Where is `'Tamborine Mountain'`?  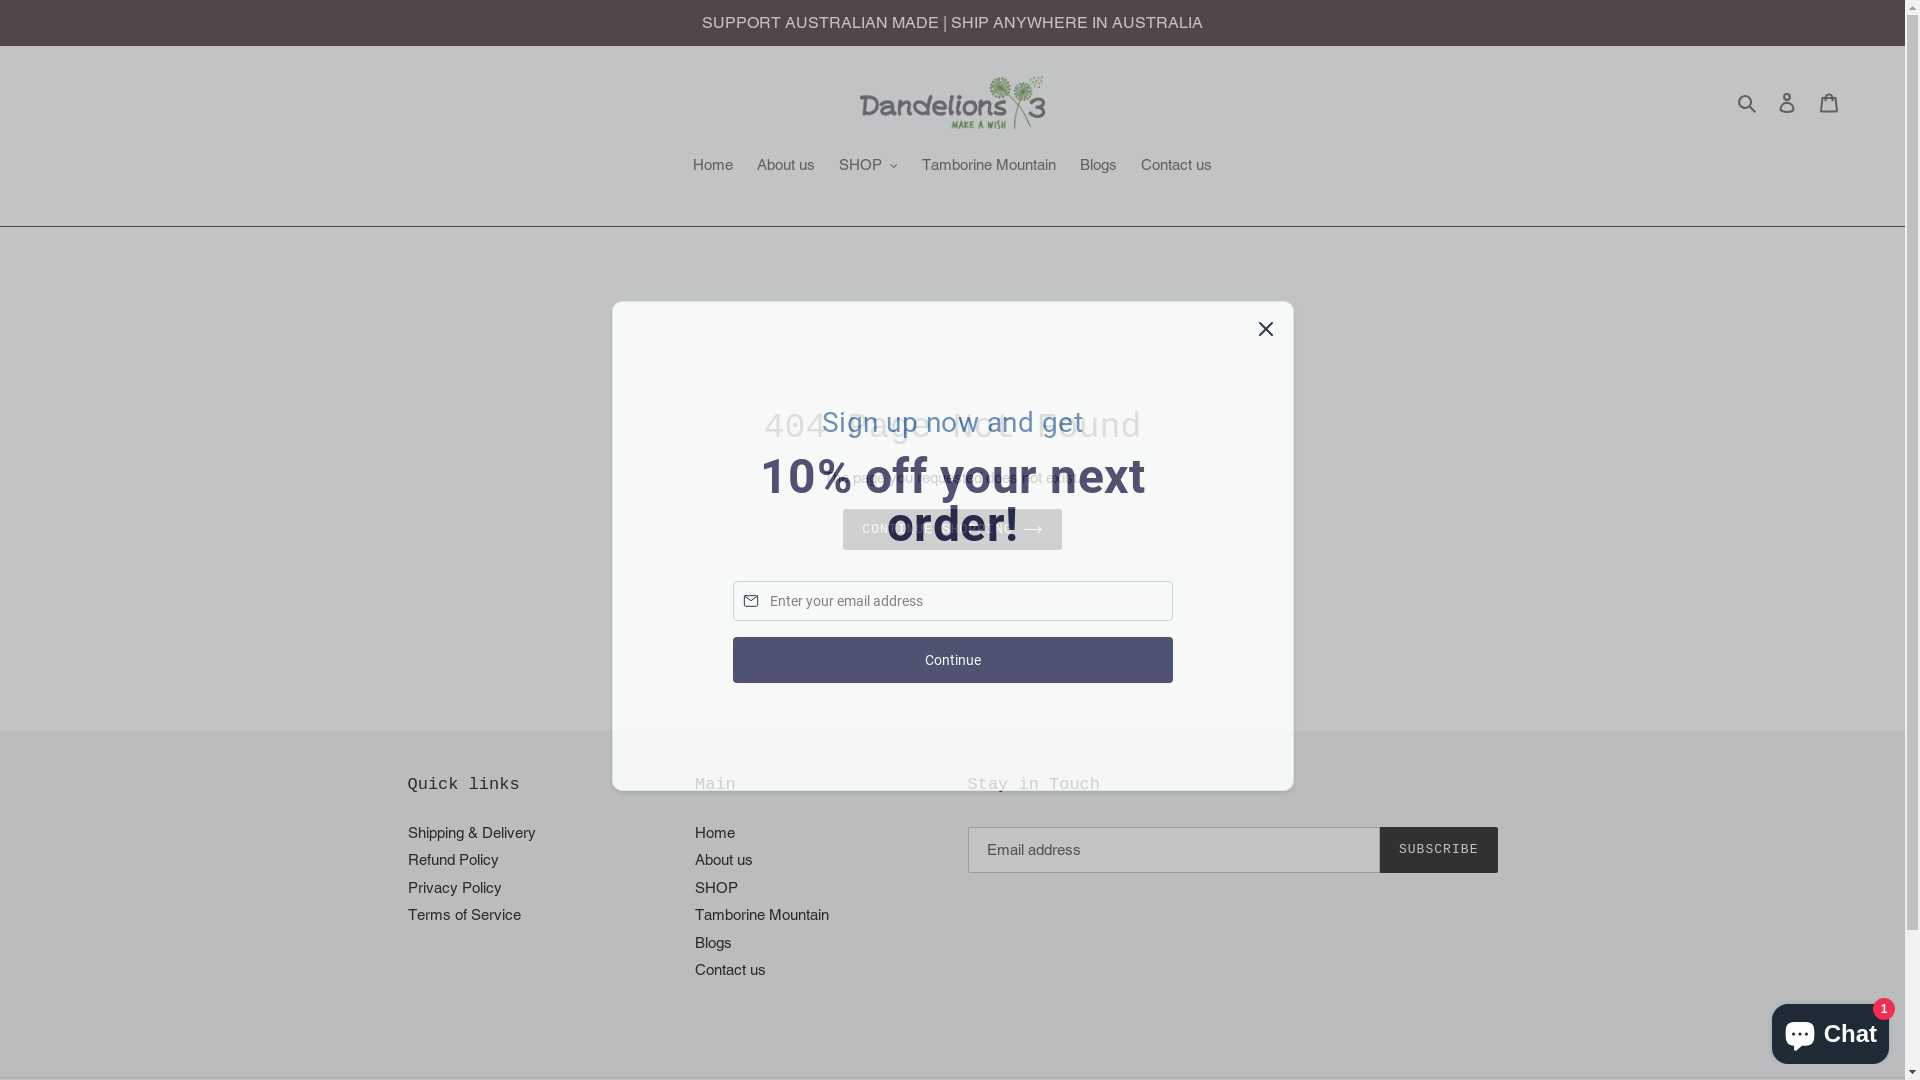 'Tamborine Mountain' is located at coordinates (695, 914).